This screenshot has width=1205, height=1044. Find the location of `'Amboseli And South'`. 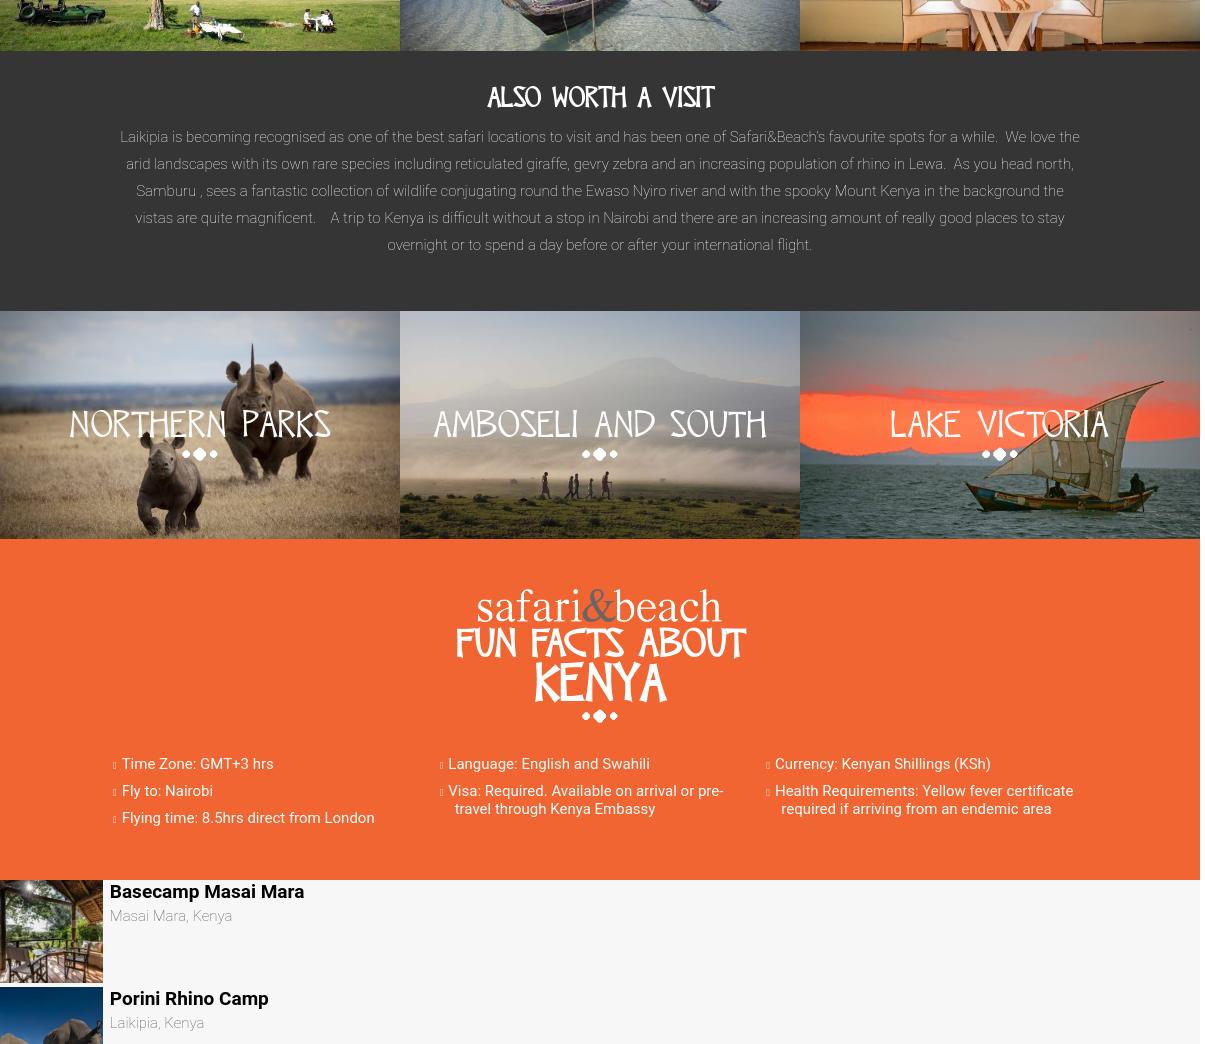

'Amboseli And South' is located at coordinates (598, 423).